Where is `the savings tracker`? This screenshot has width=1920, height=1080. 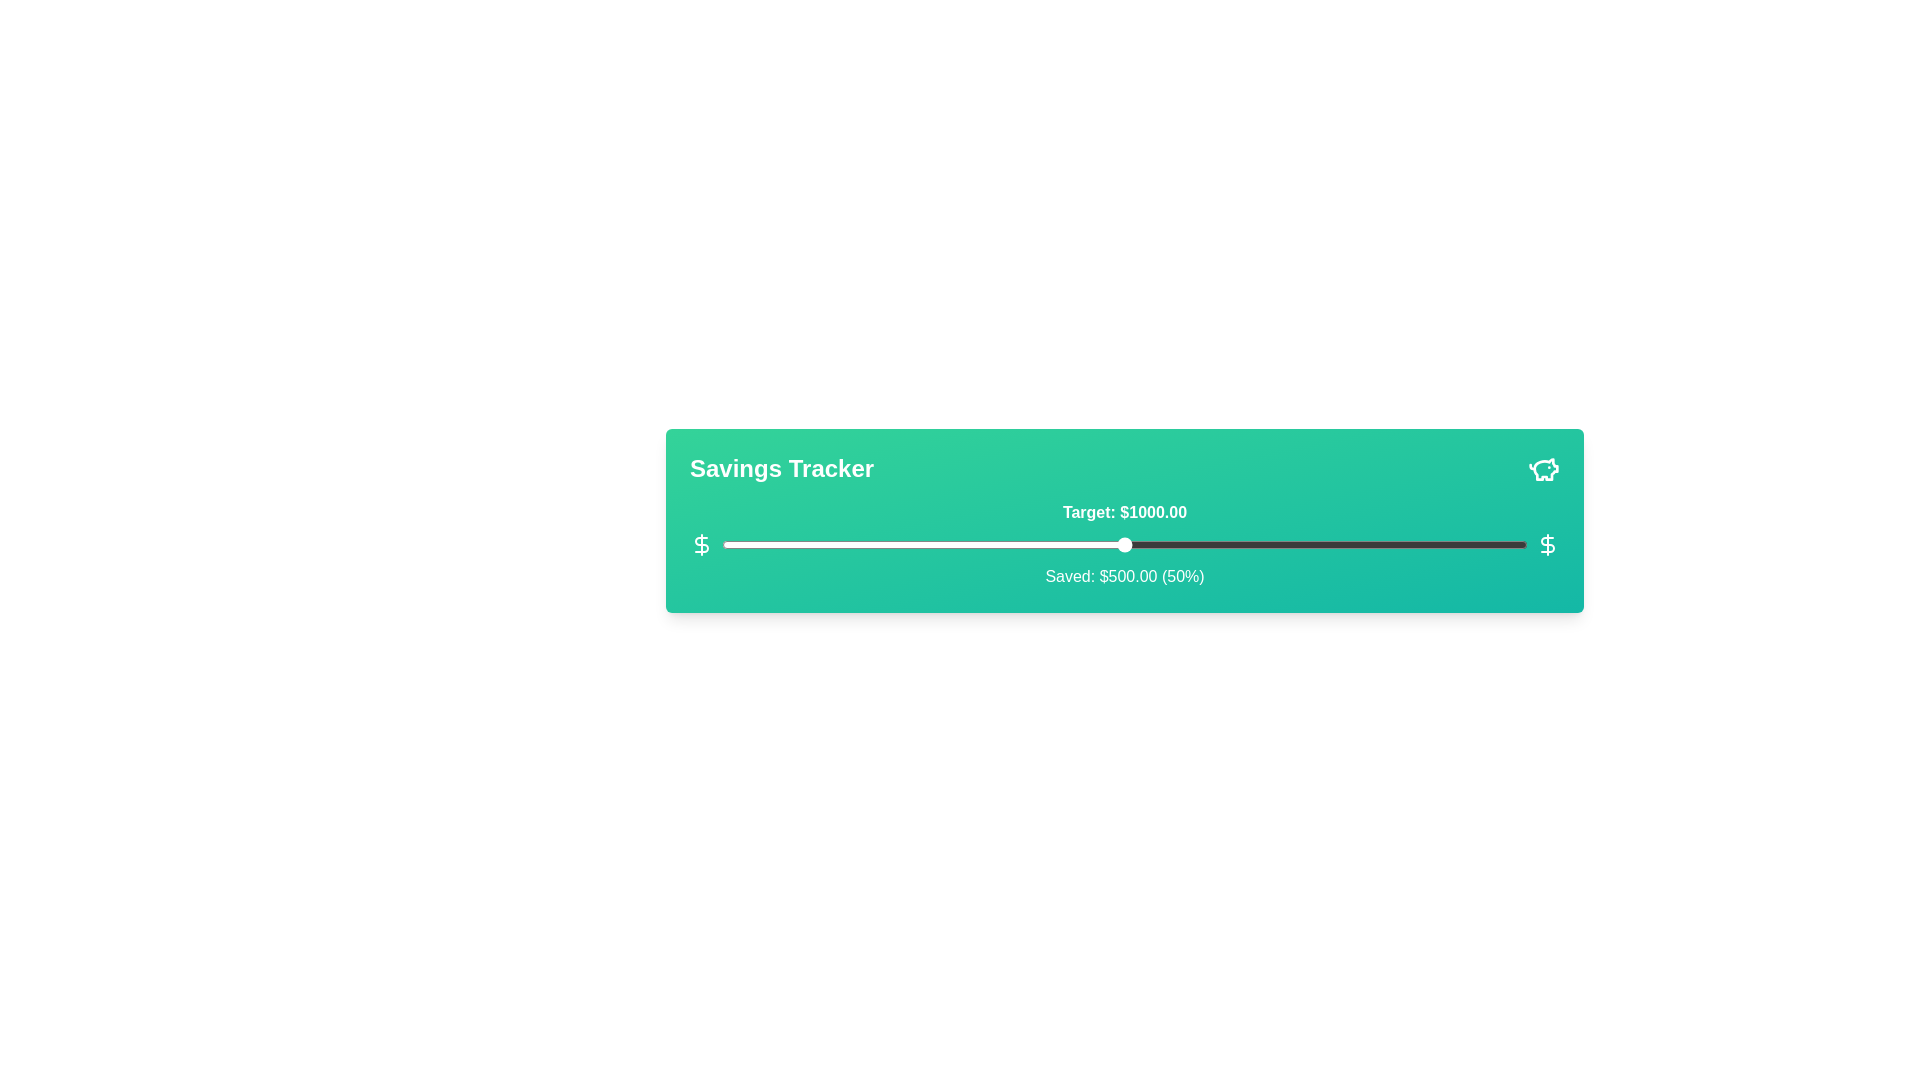 the savings tracker is located at coordinates (1043, 544).